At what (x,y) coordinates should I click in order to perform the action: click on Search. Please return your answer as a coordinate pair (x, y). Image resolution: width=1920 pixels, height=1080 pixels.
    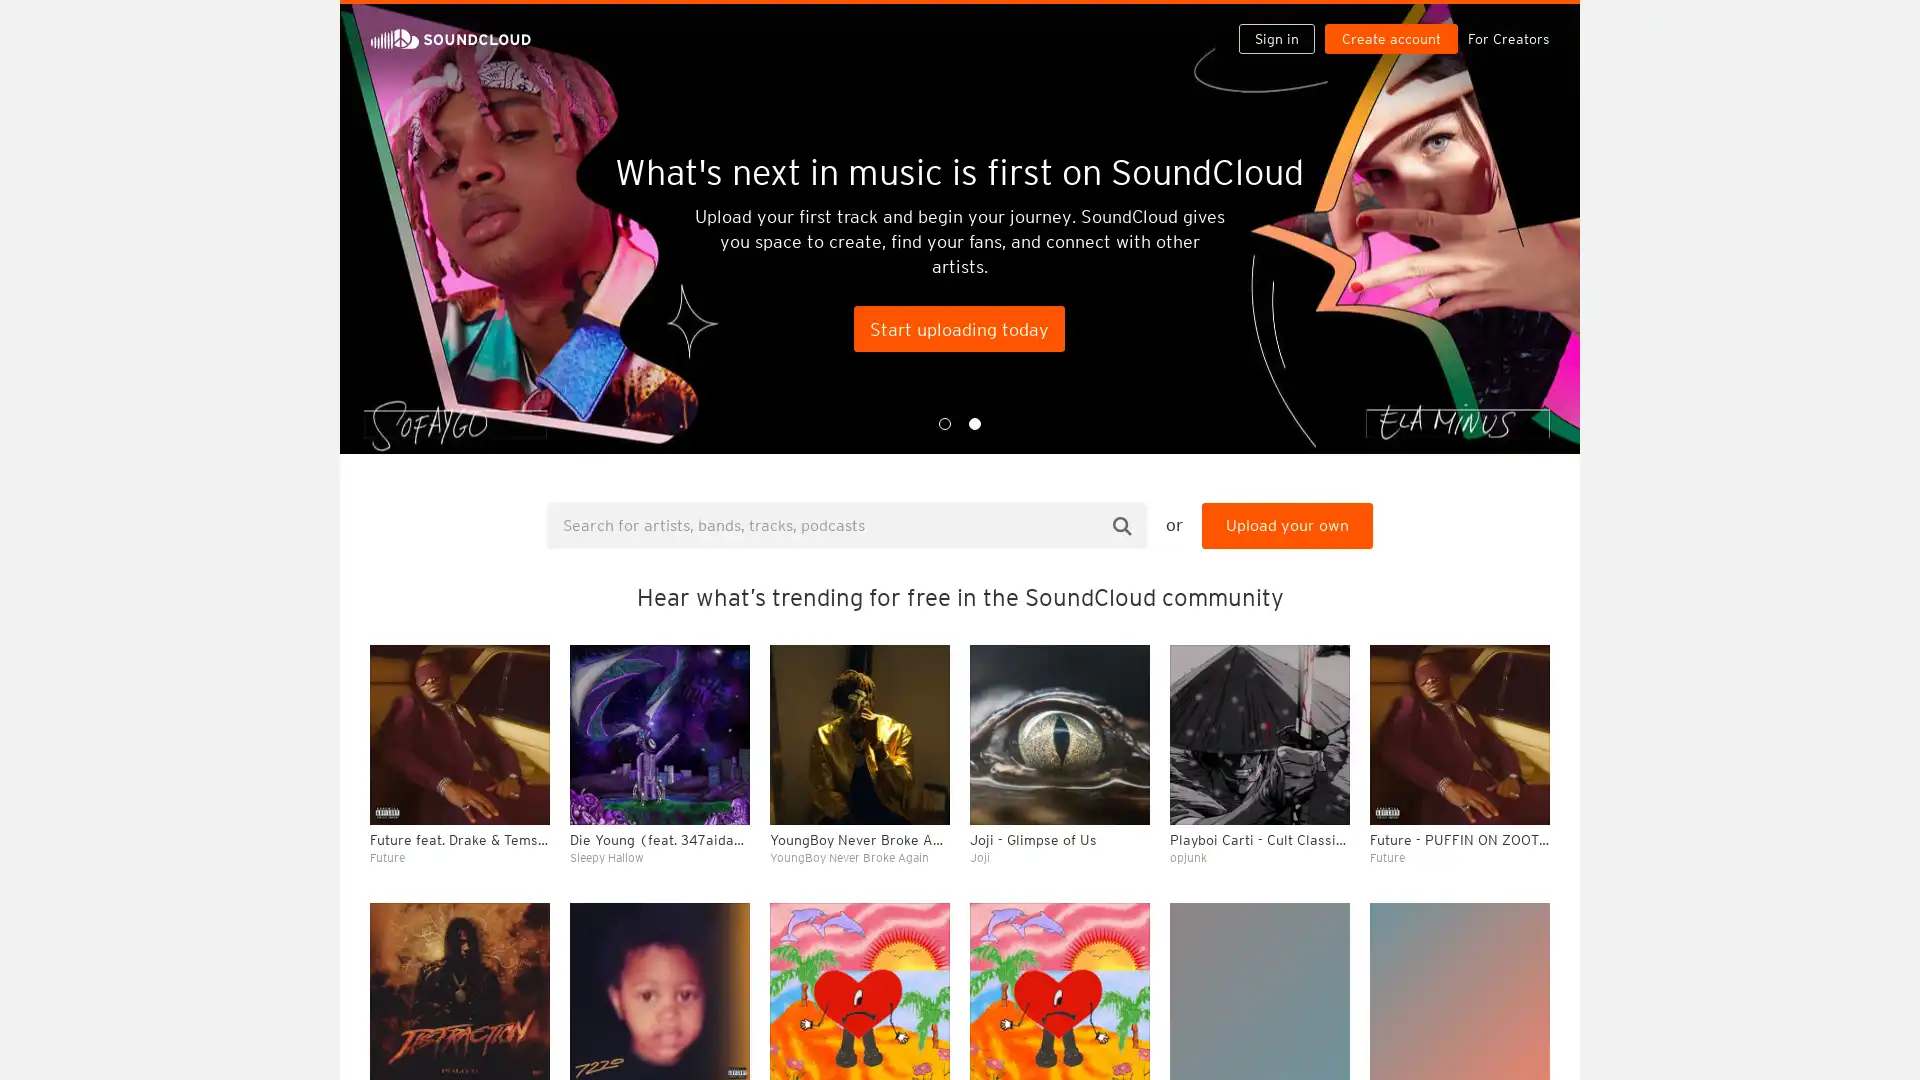
    Looking at the image, I should click on (1122, 524).